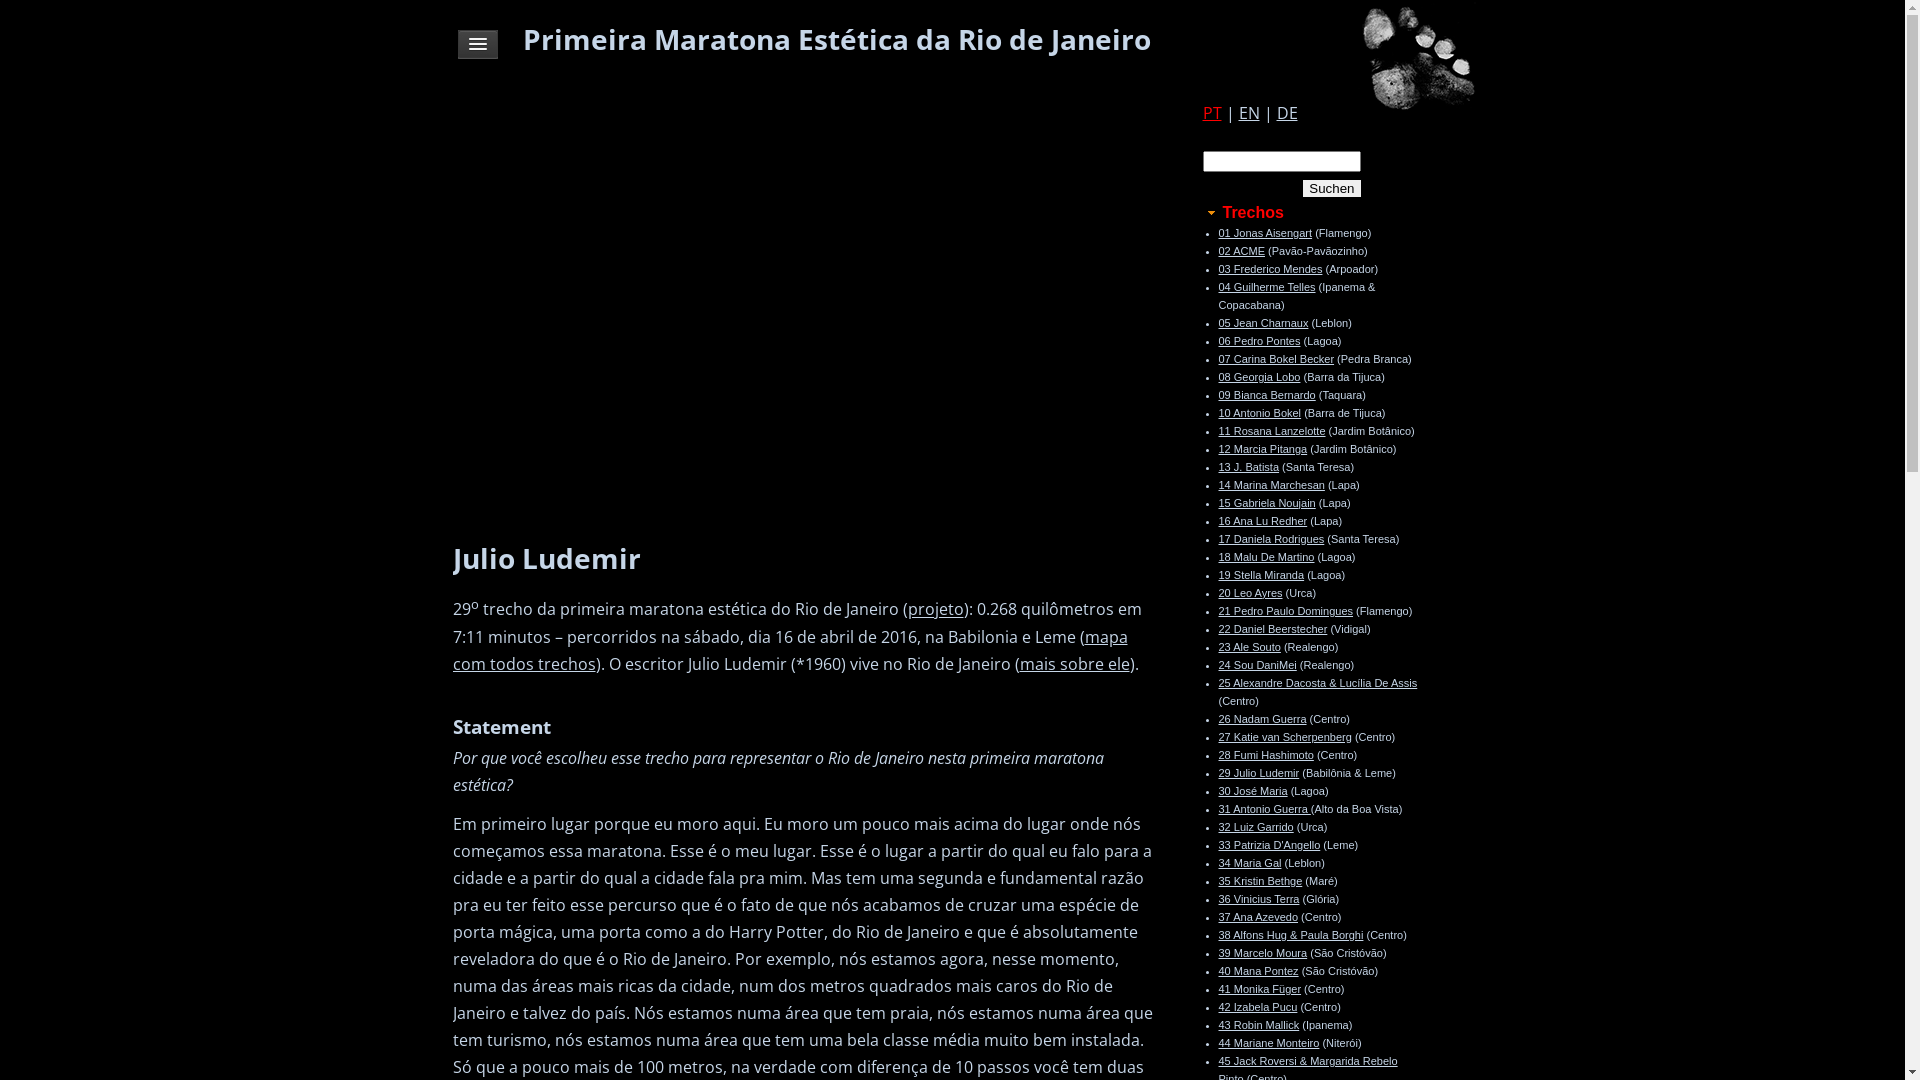 This screenshot has height=1080, width=1920. Describe the element at coordinates (1284, 736) in the screenshot. I see `'27 Katie van Scherpenberg'` at that location.